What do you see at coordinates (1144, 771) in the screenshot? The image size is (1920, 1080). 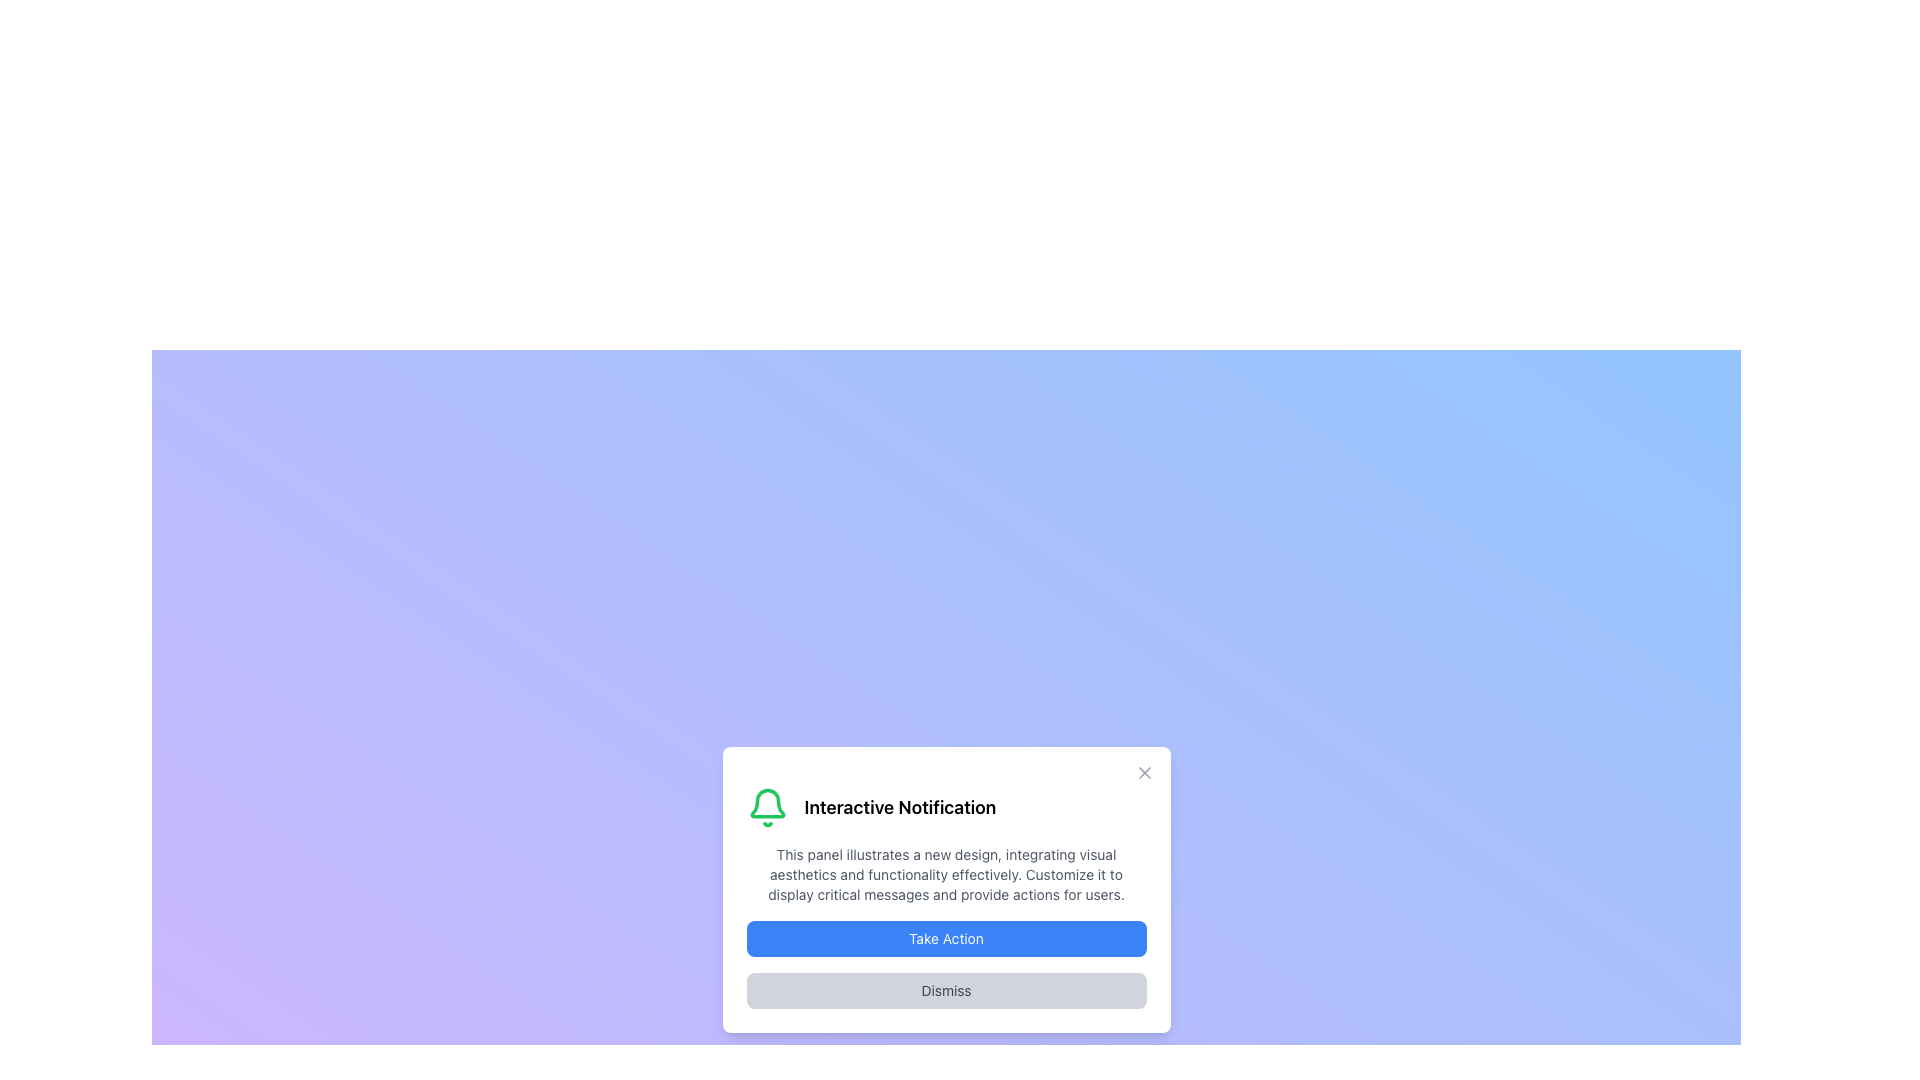 I see `the small square icon button with an 'X' symbol located at the top-right of the notification panel to observe the color transition effect` at bounding box center [1144, 771].